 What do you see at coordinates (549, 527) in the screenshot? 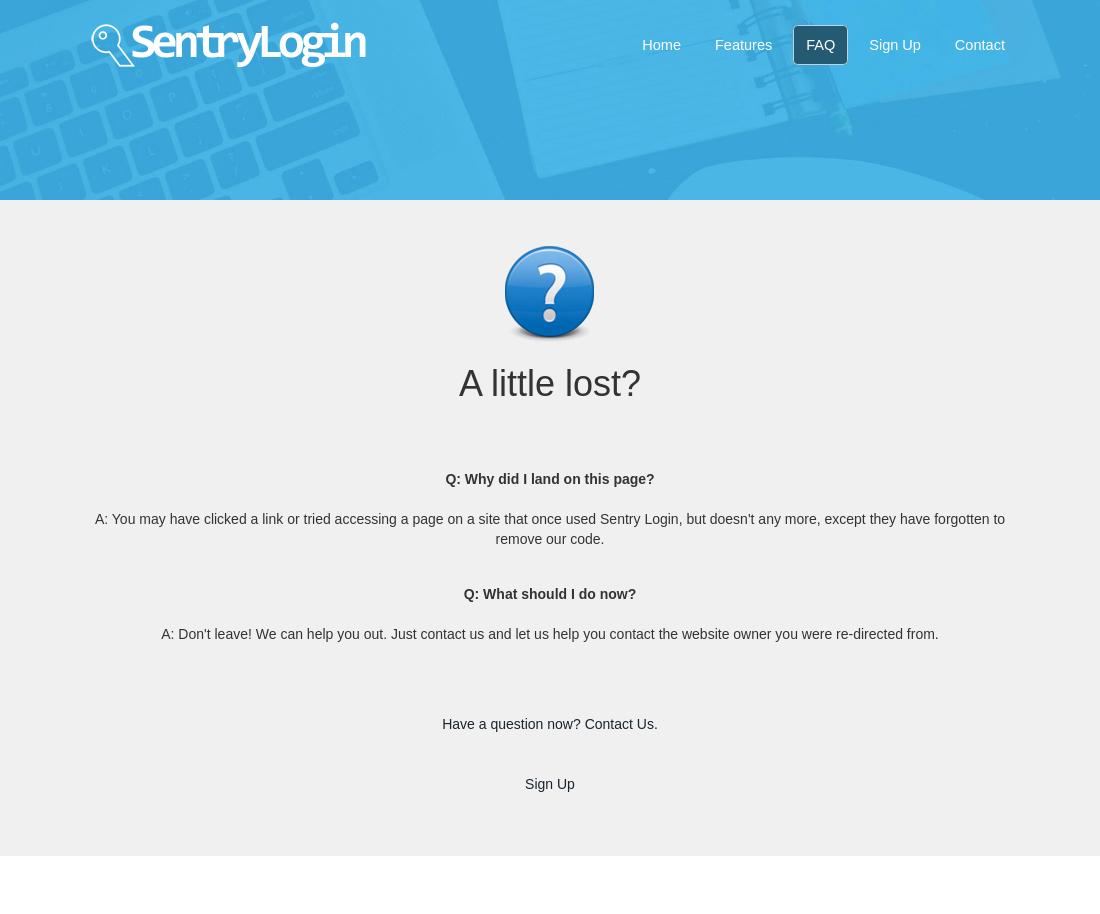
I see `'A: You may have clicked a link or tried accessing a page on a site that once used Sentry Login, but doesn't any more, except they have forgotten to remove our code.'` at bounding box center [549, 527].